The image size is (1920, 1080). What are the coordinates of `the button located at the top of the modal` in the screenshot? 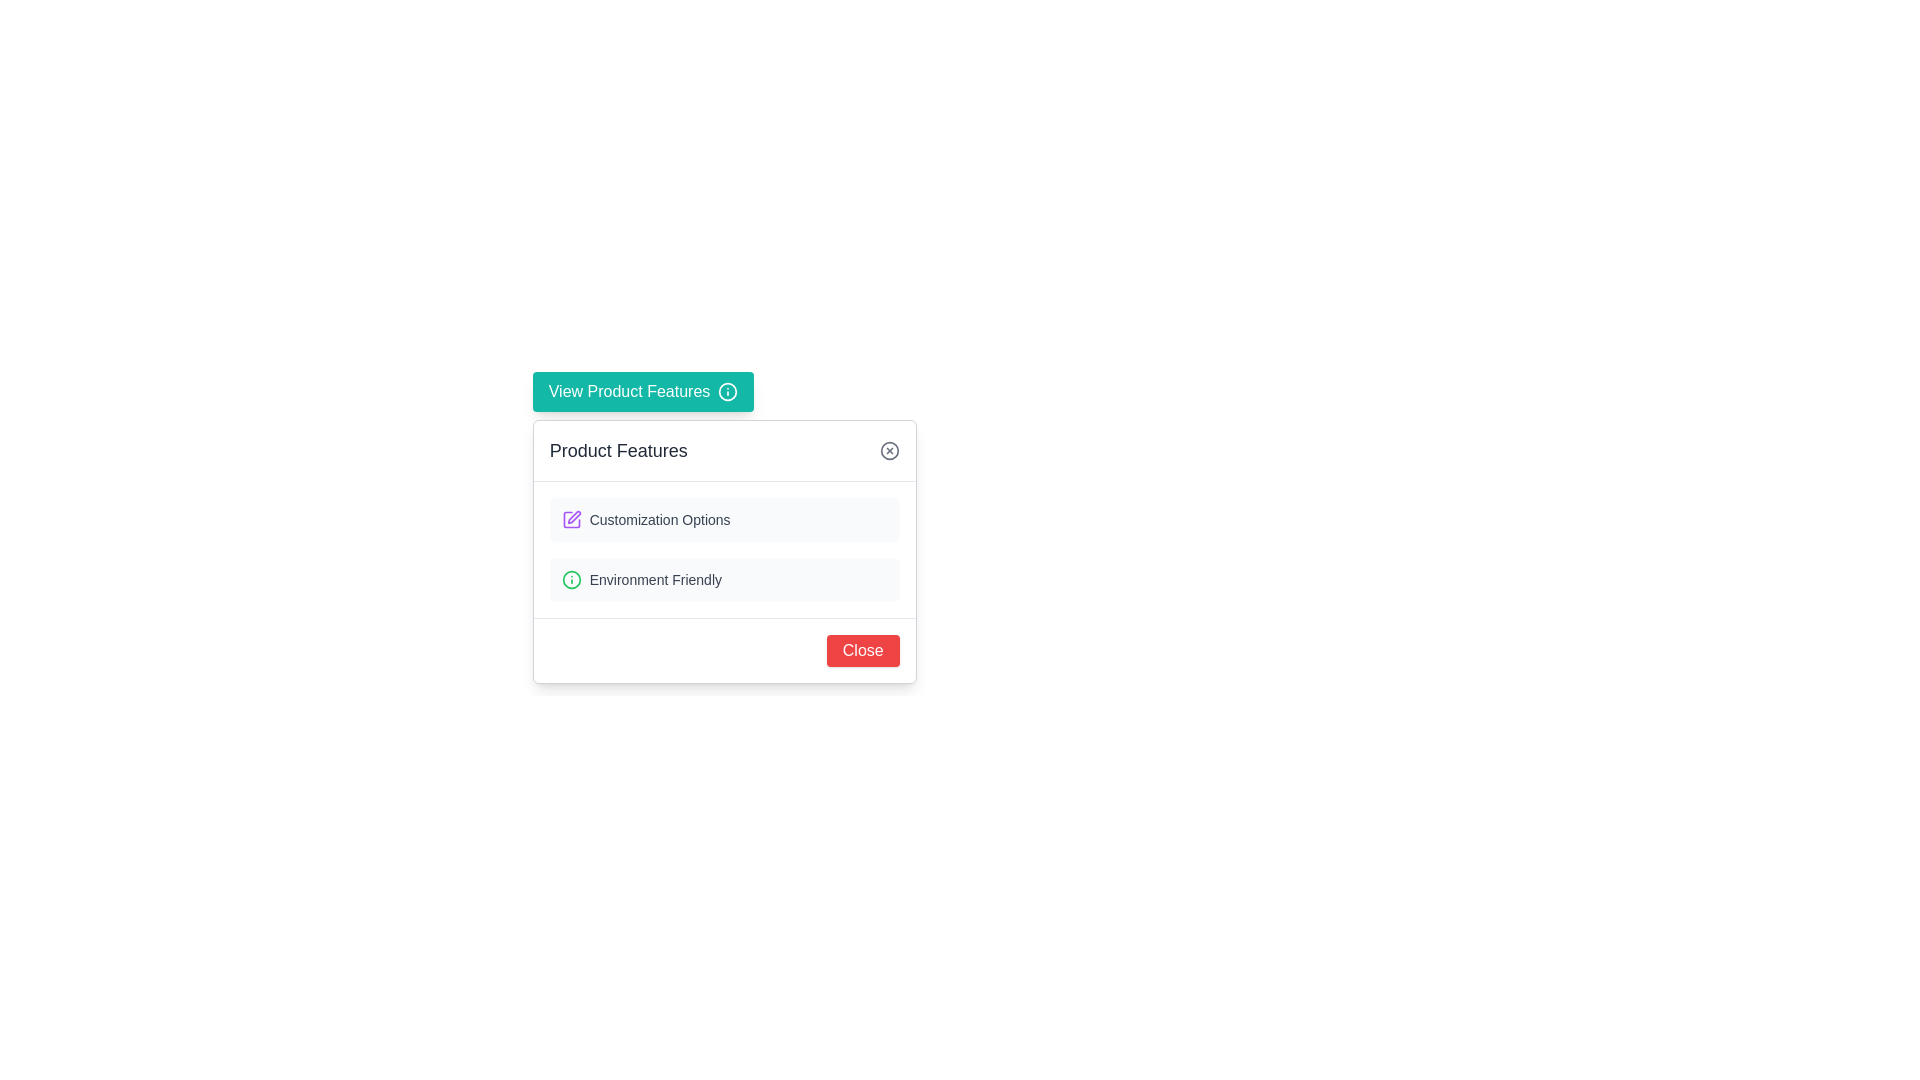 It's located at (643, 392).